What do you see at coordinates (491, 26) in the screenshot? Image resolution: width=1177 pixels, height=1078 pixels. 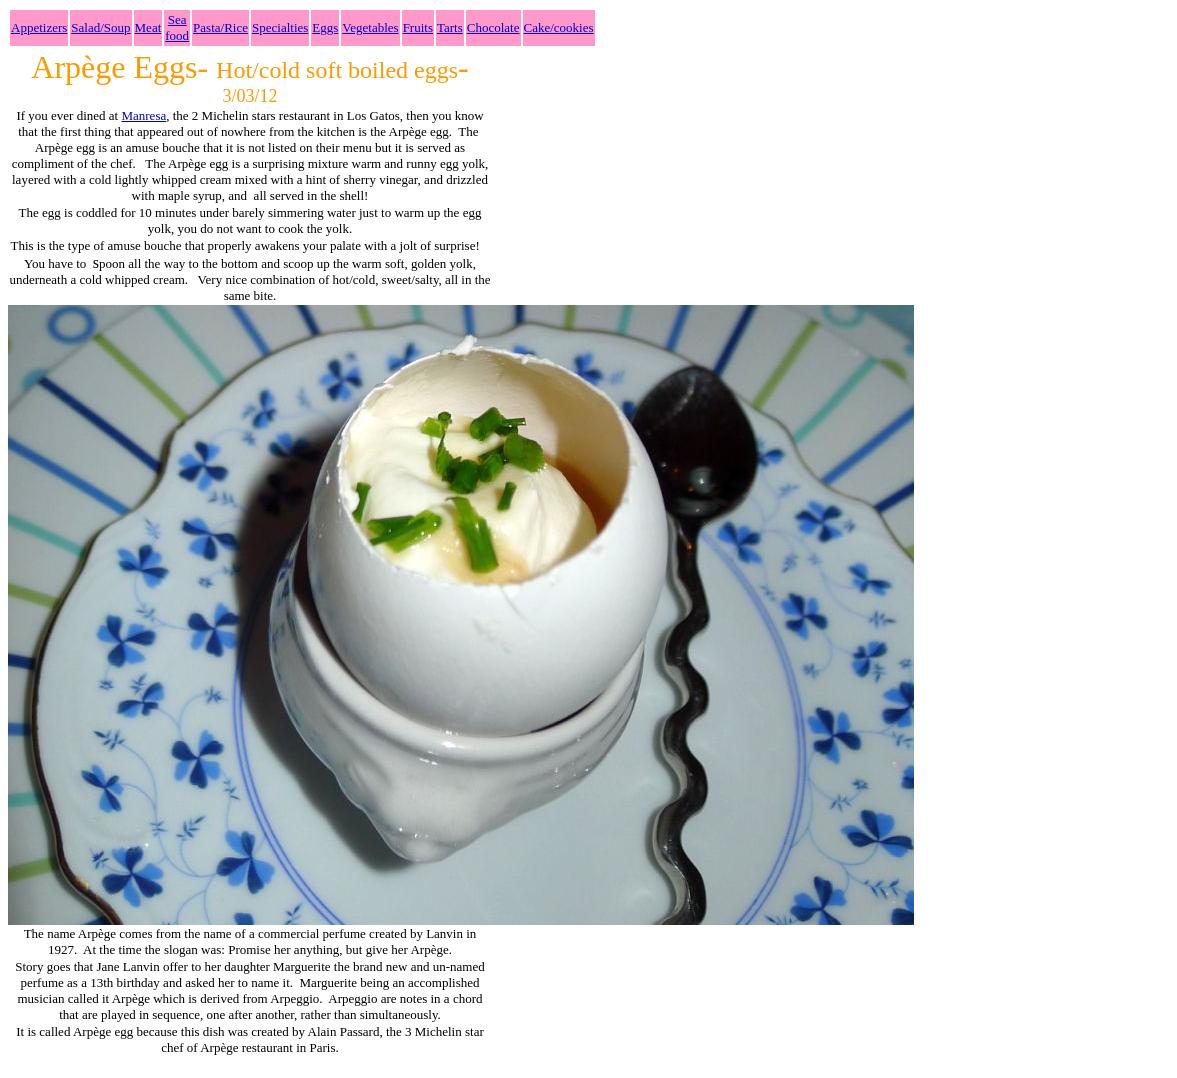 I see `'Chocolate'` at bounding box center [491, 26].